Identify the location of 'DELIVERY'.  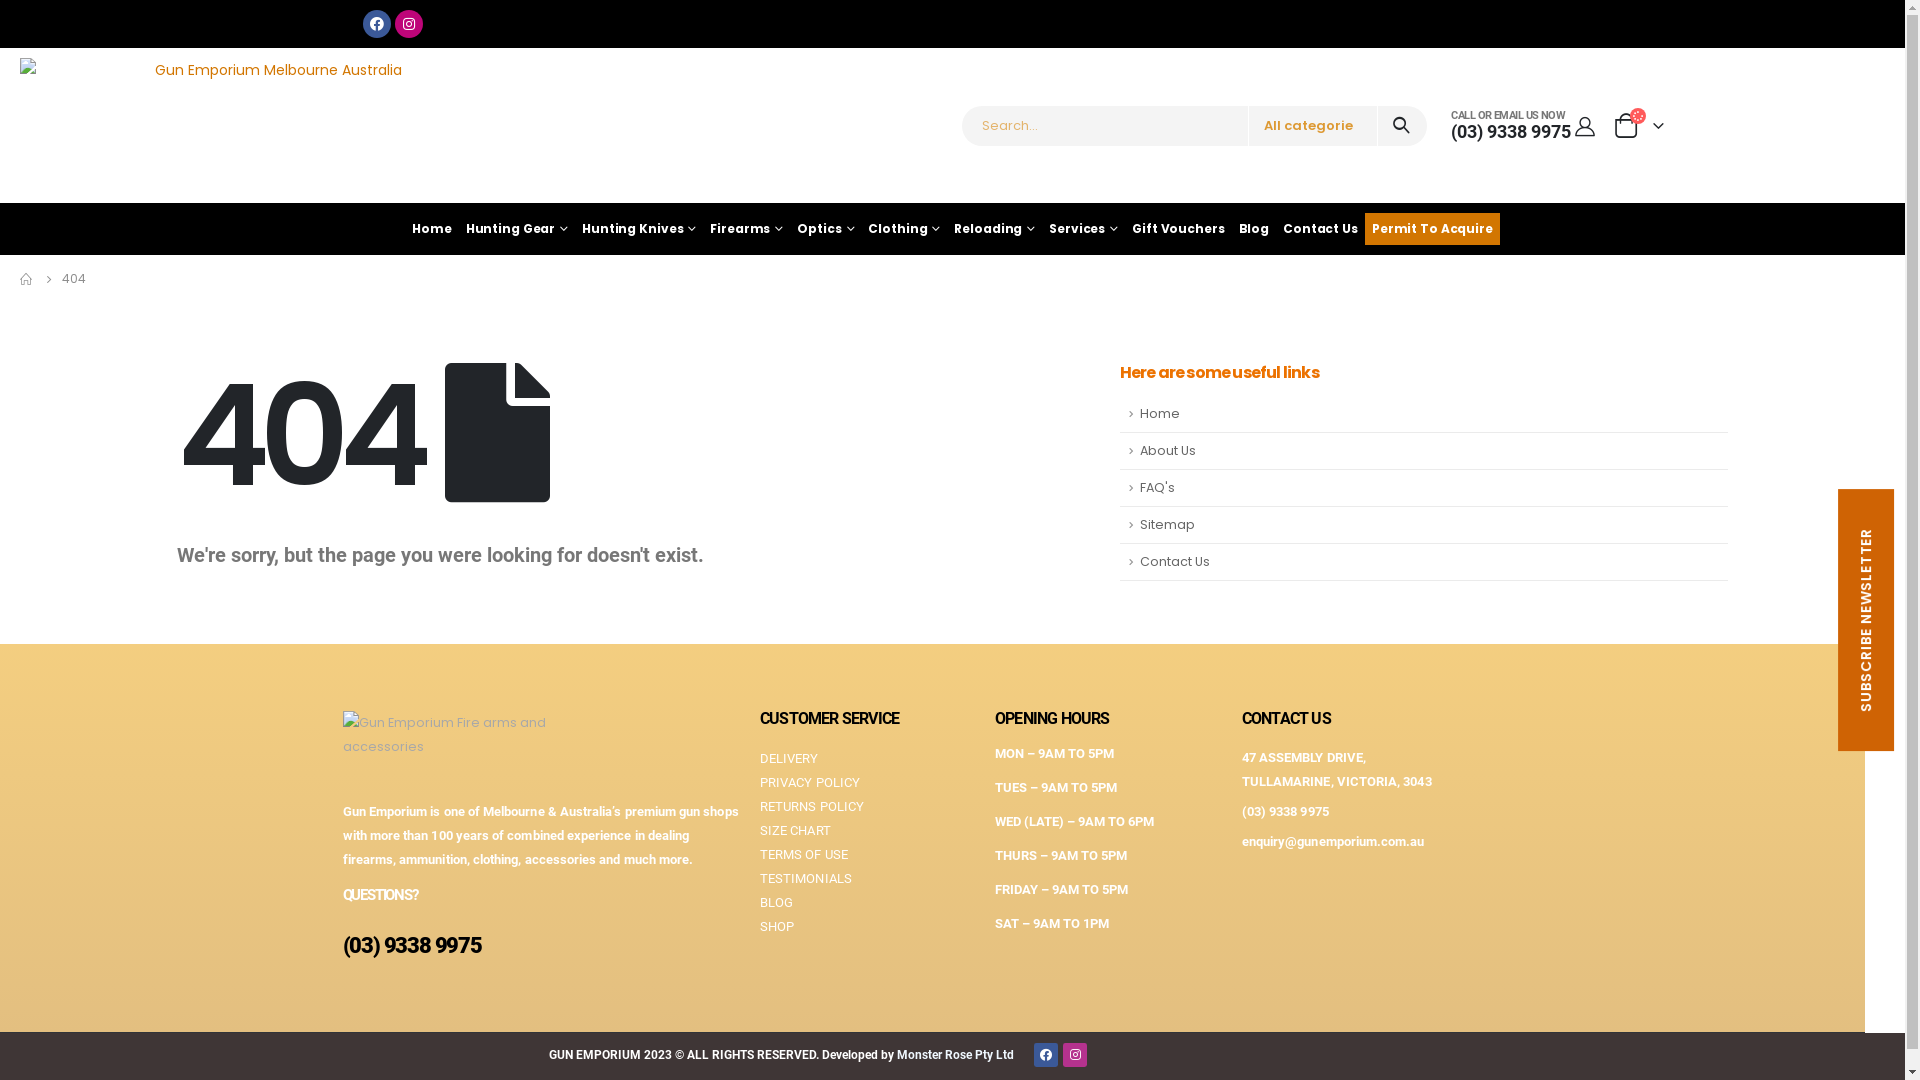
(758, 759).